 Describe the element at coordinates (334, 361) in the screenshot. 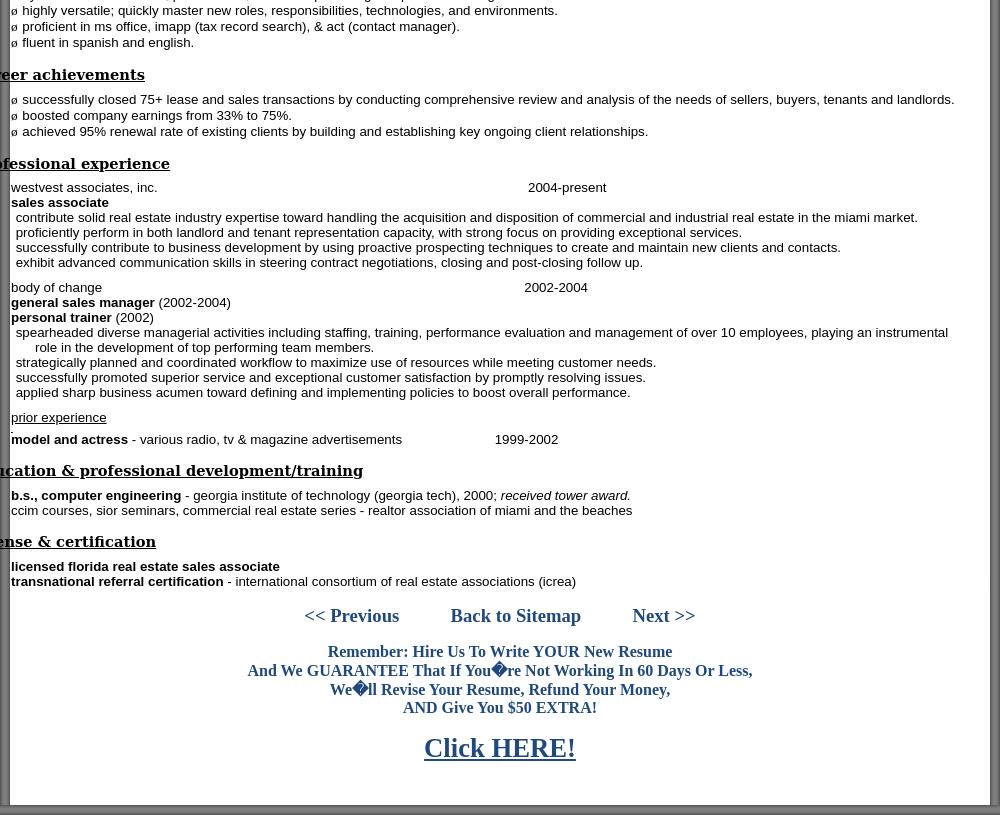

I see `'strategically planned
and coordinated workflow to maximize use of resources while meeting customer
needs.'` at that location.